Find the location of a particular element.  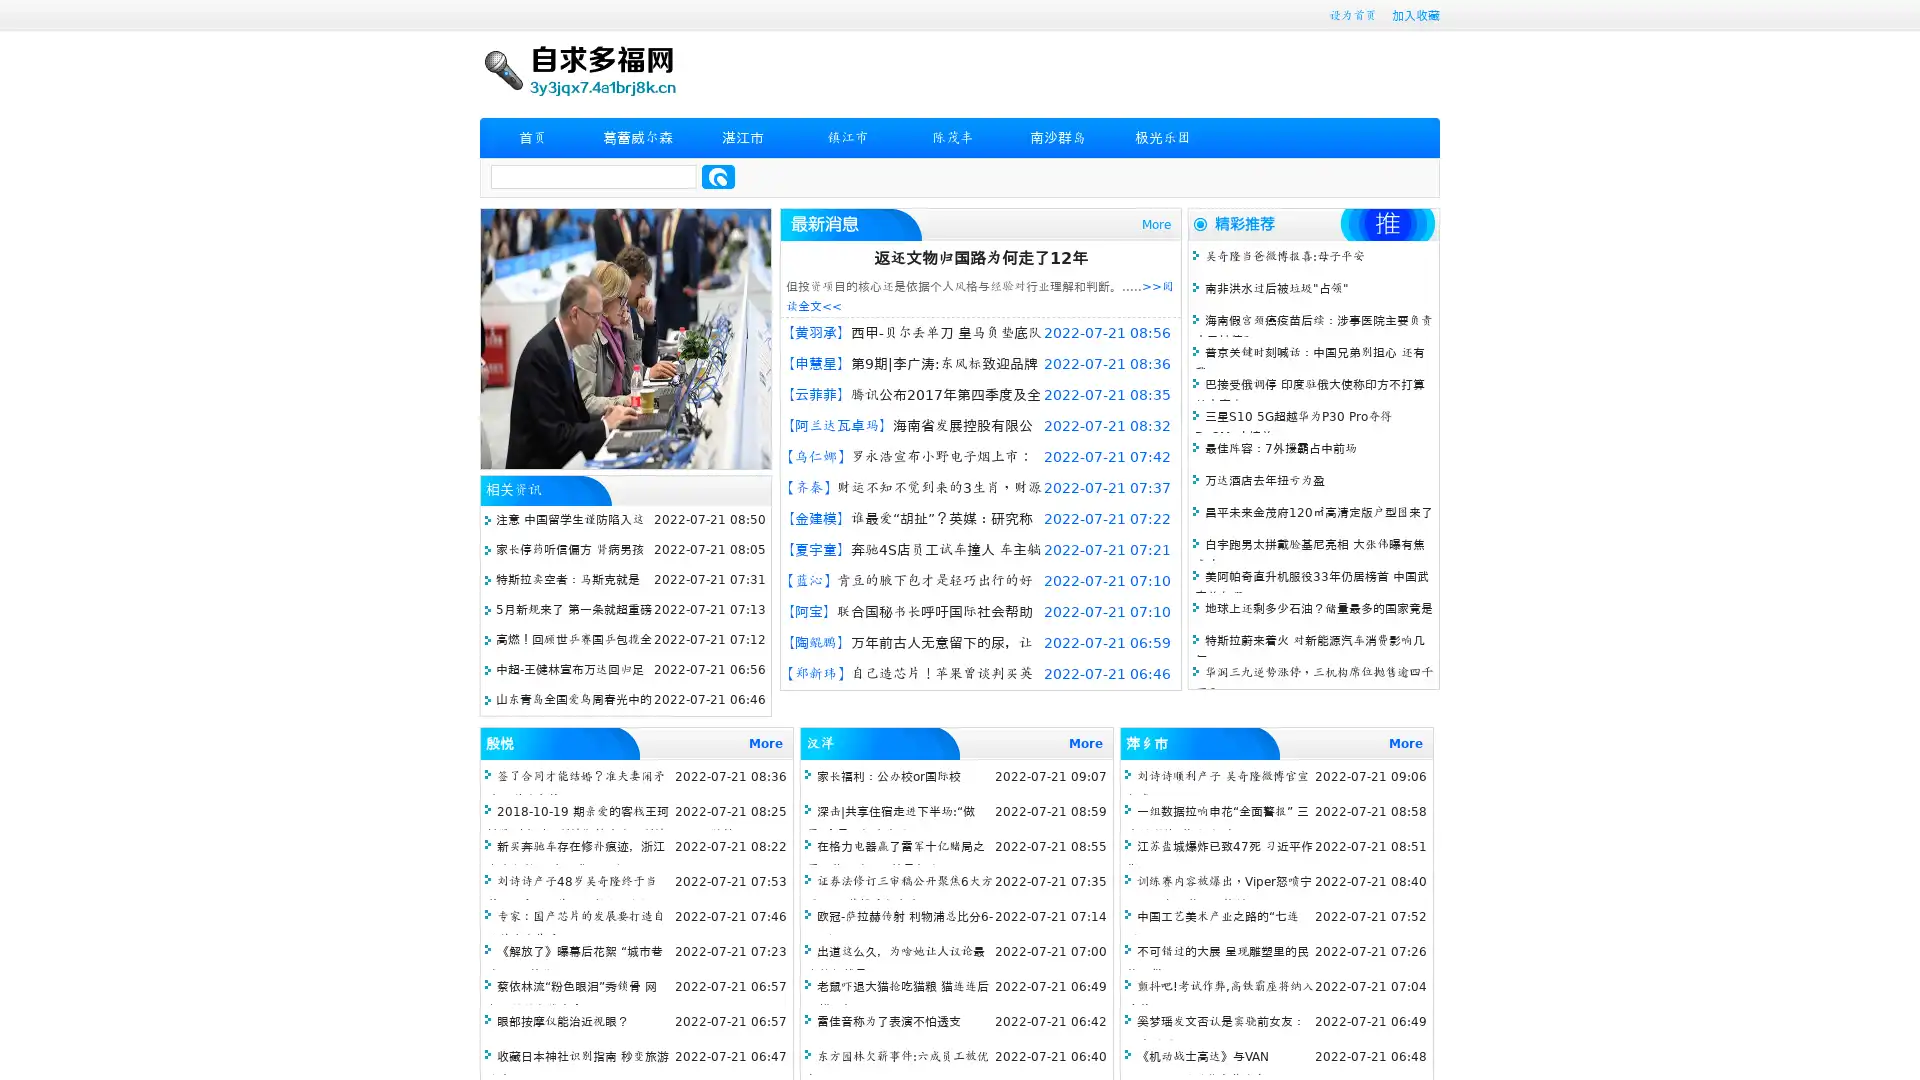

Search is located at coordinates (718, 176).